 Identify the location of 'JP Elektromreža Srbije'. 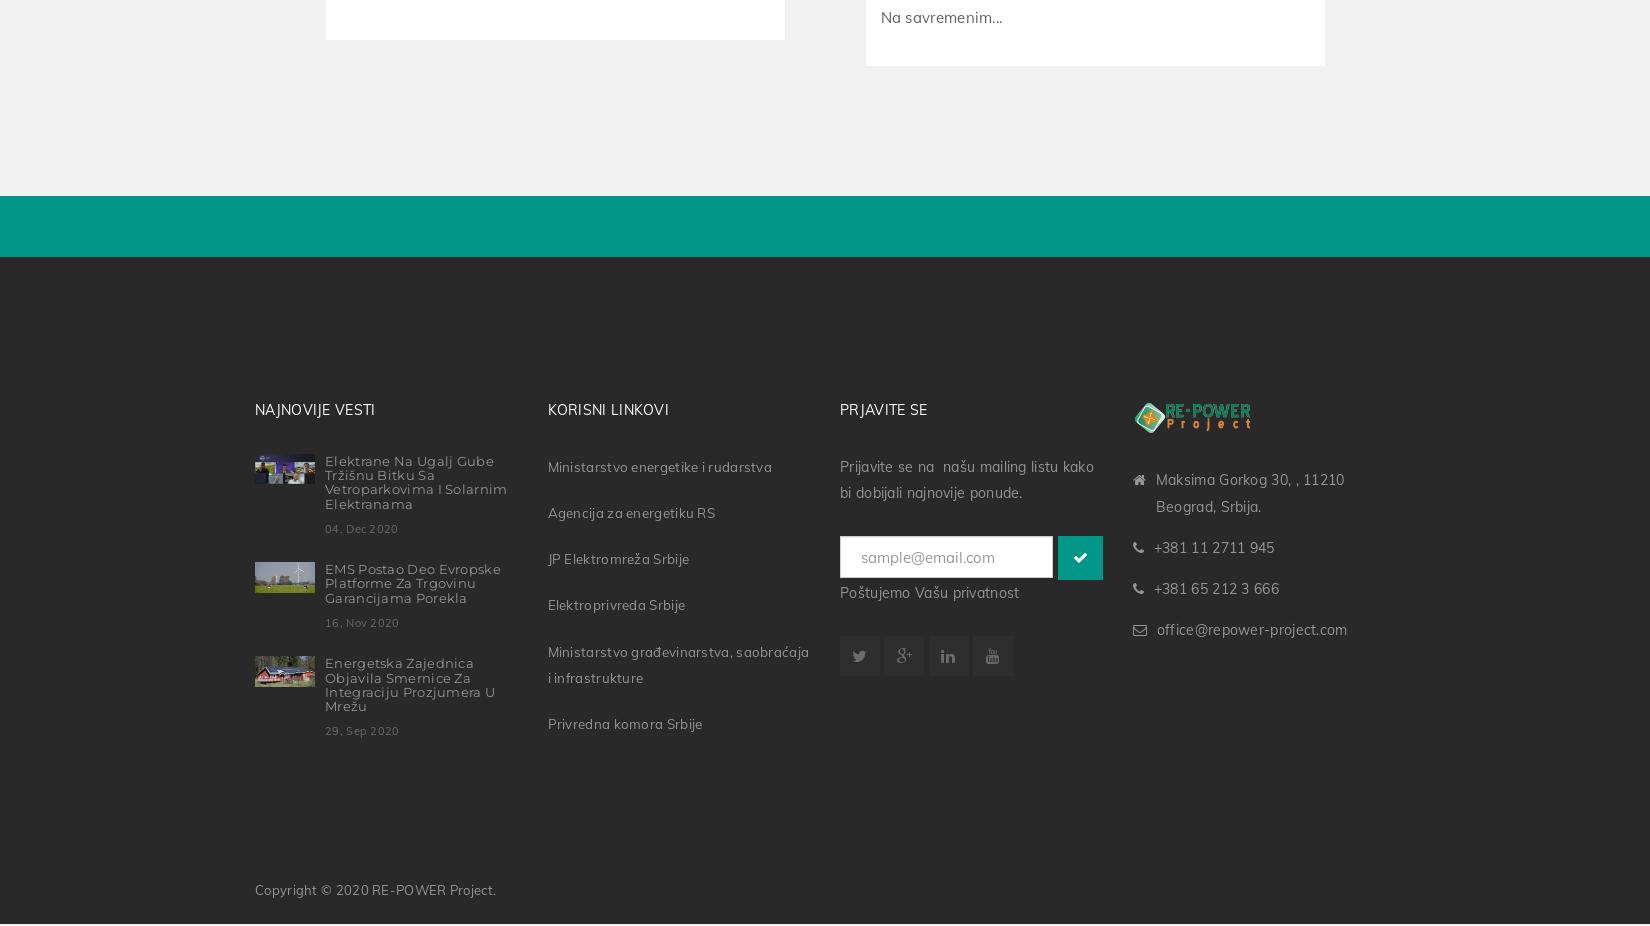
(616, 554).